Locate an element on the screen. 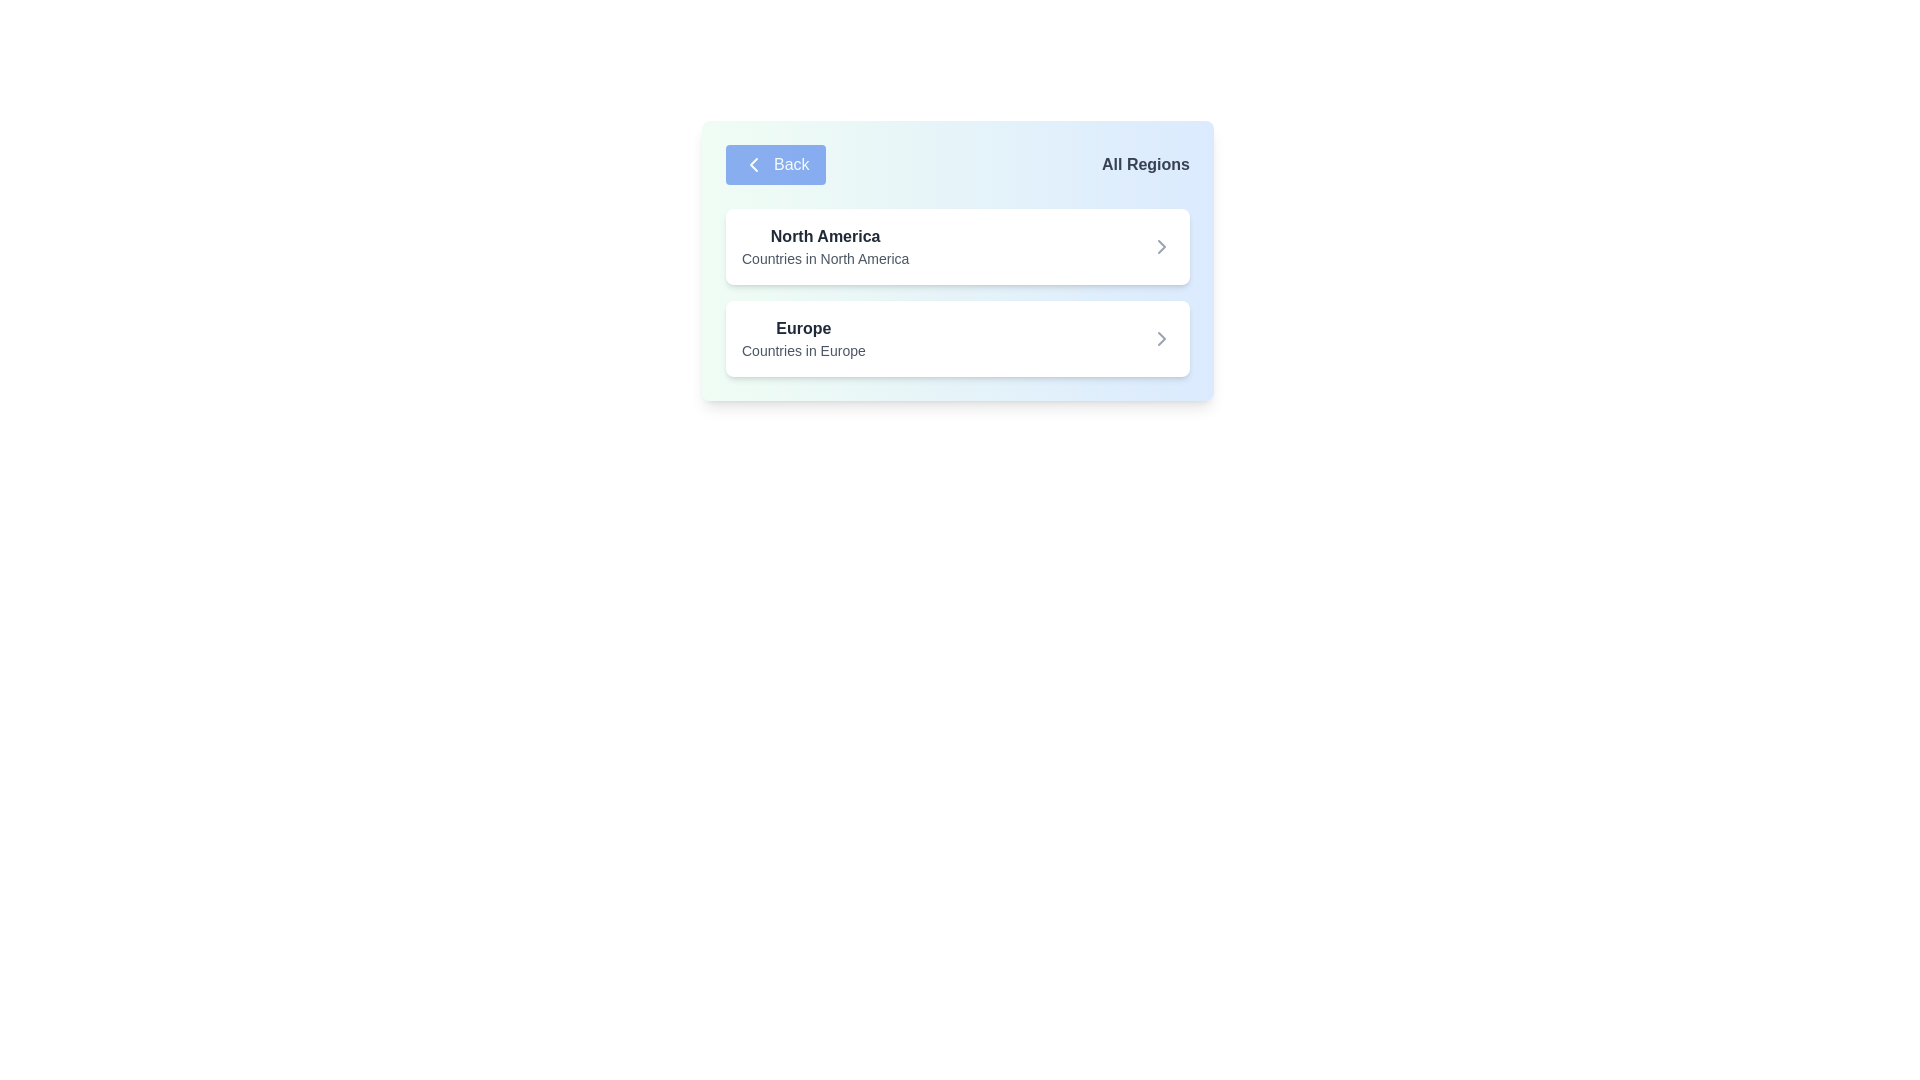 This screenshot has height=1080, width=1920. the 'Back' button which contains a small left-facing chevron icon is located at coordinates (752, 164).